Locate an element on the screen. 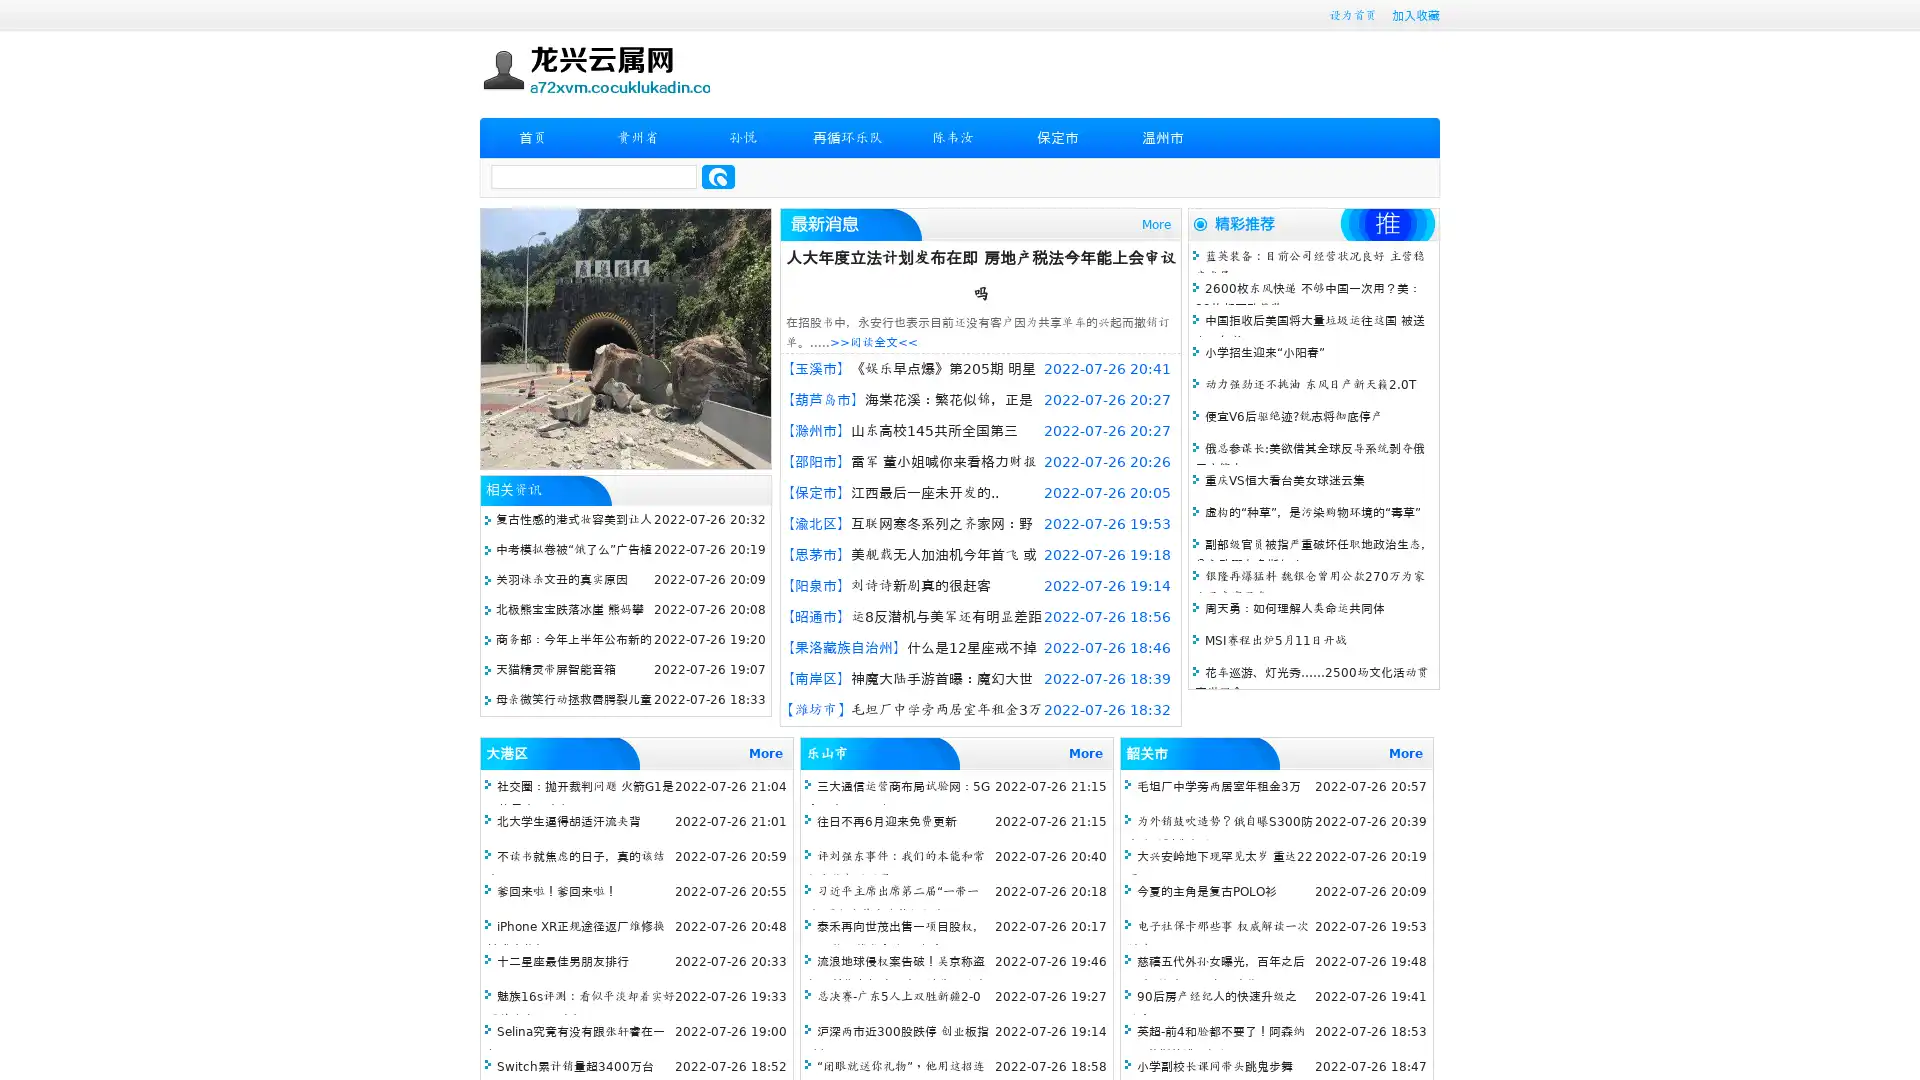 The image size is (1920, 1080). Search is located at coordinates (718, 176).